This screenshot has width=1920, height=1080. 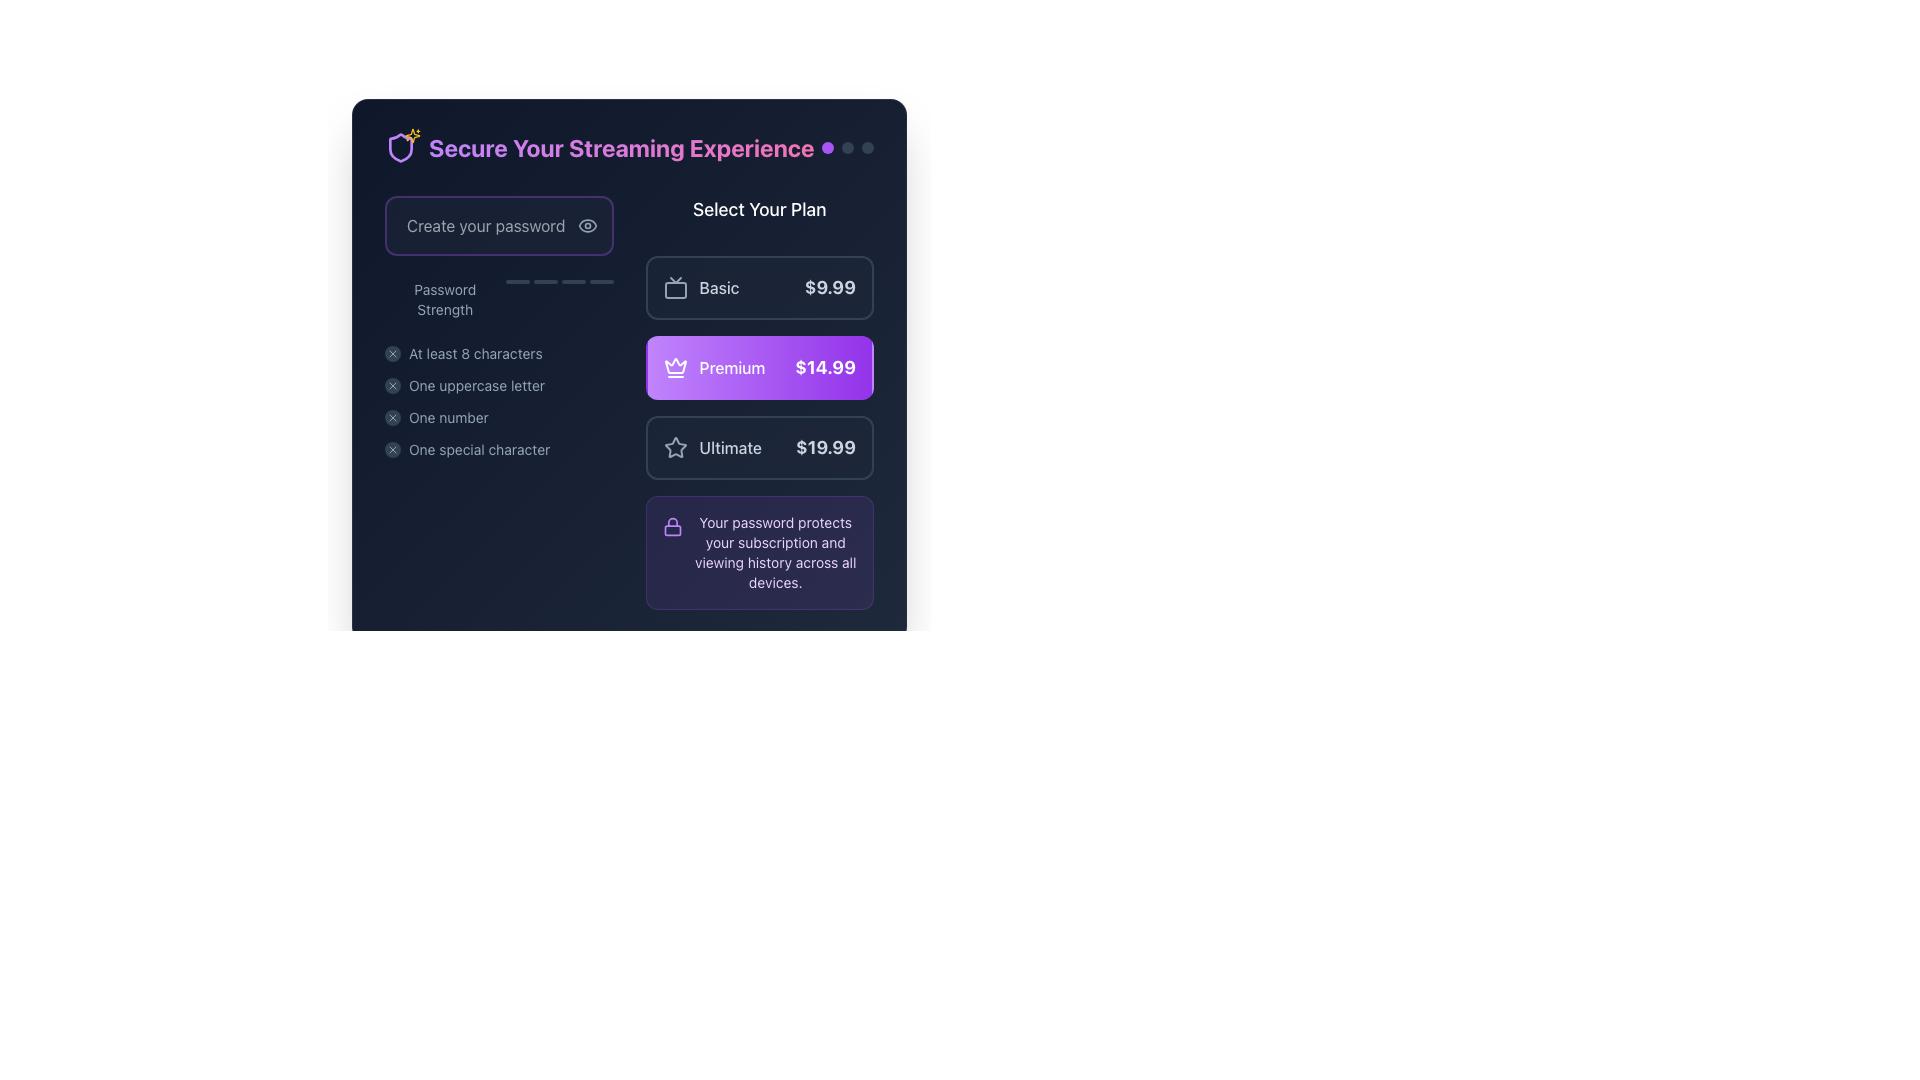 I want to click on the visual indication of the yellow star icon with sparkles located near the upper-left corner of the interface, adjacent to the purple shield icon, so click(x=411, y=135).